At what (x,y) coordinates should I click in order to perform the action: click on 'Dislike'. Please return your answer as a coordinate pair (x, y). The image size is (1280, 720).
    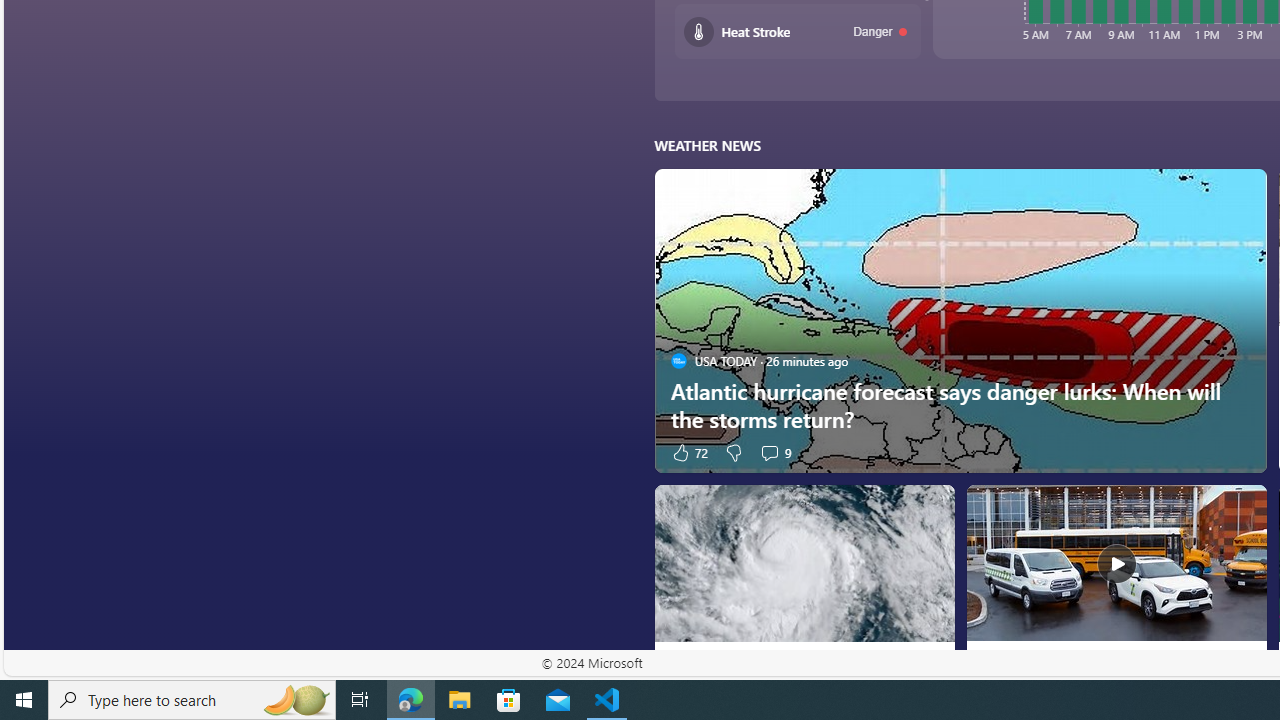
    Looking at the image, I should click on (733, 452).